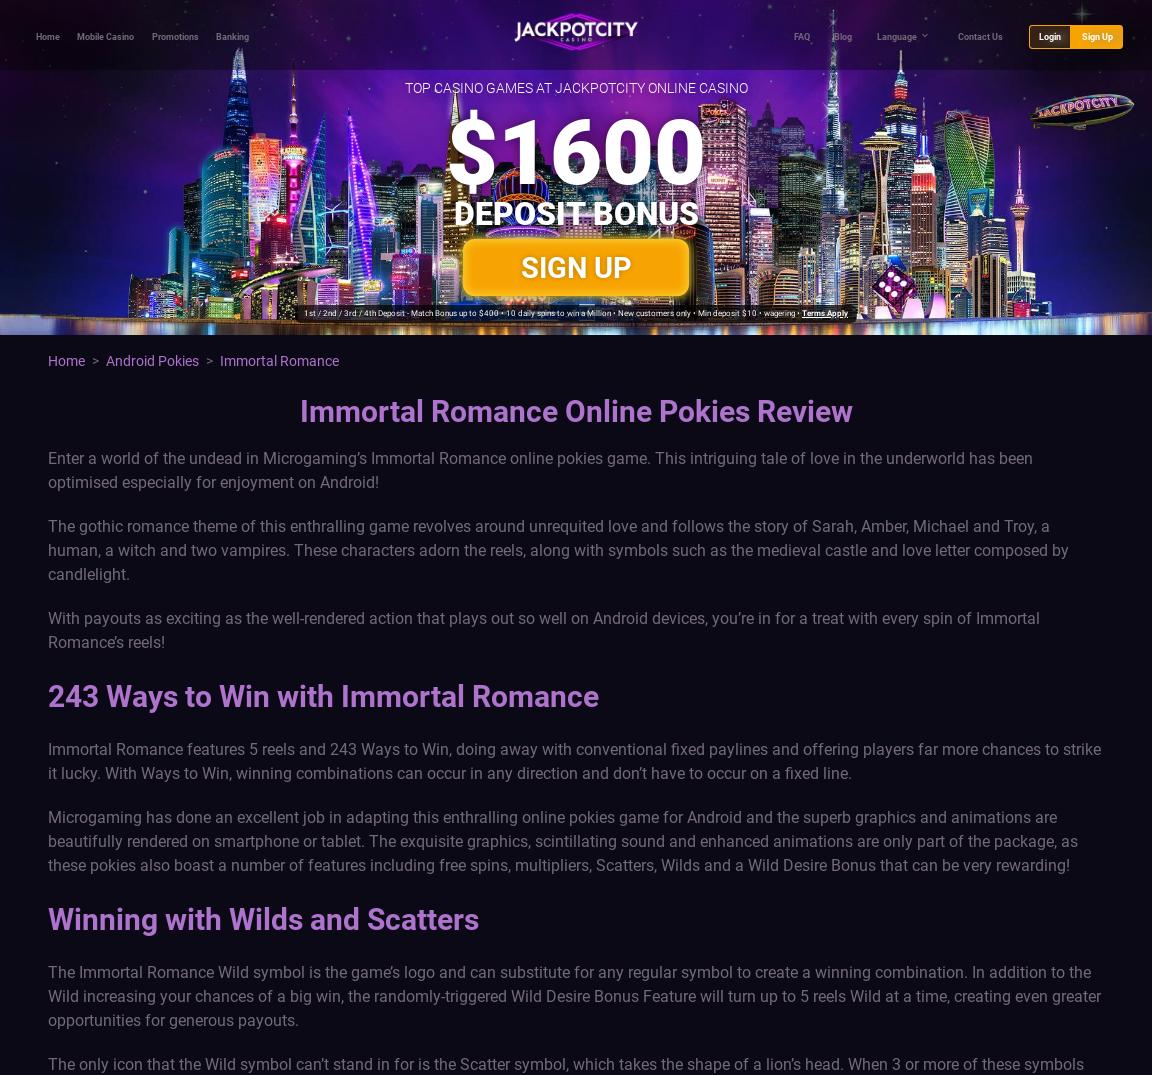  I want to click on 'Blog', so click(843, 35).